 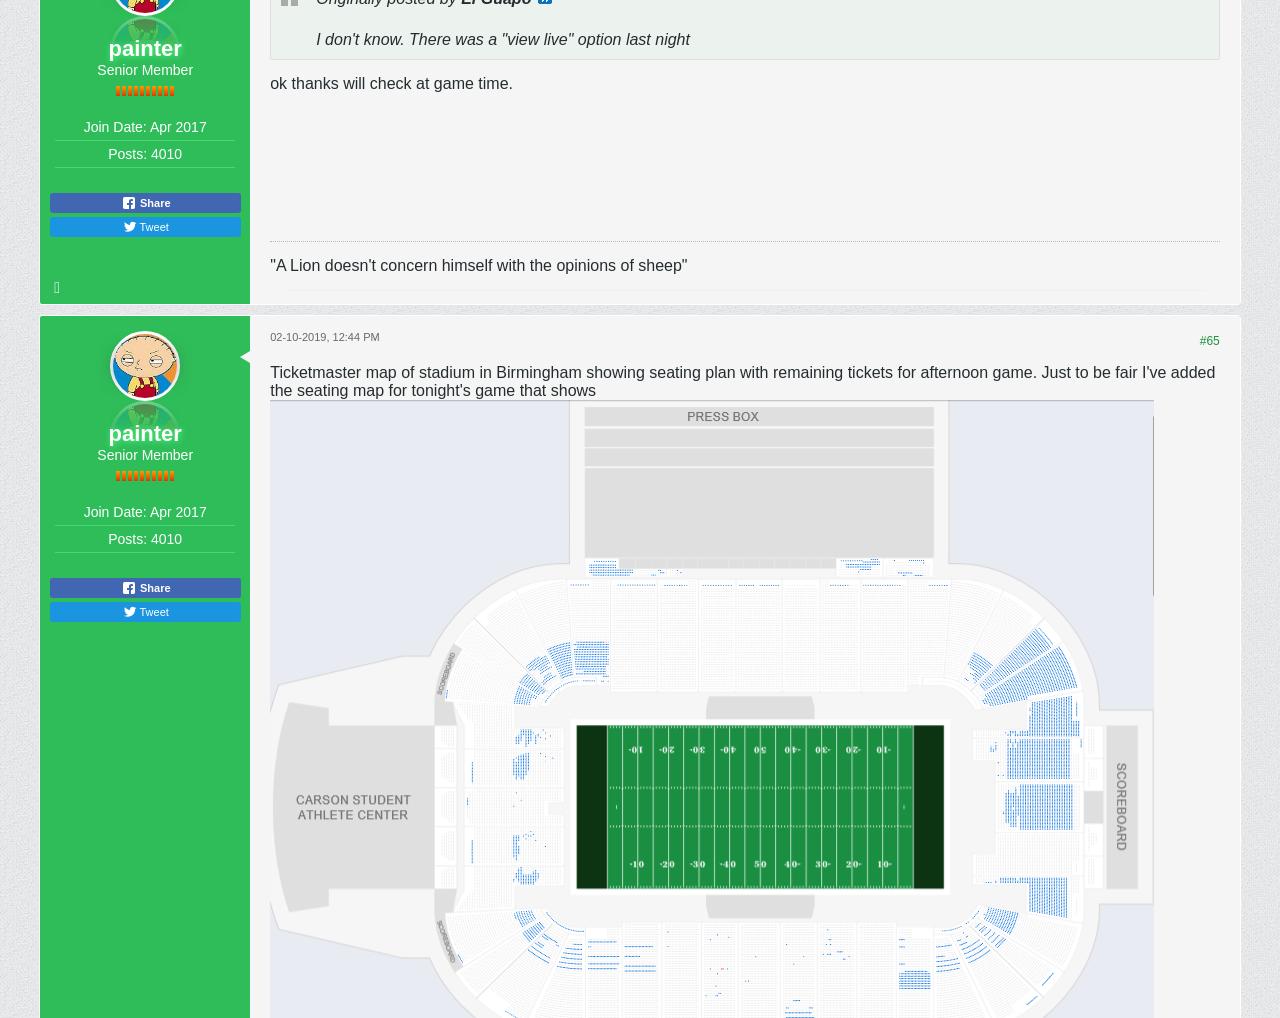 I want to click on 'I don't know. There was a "view live" option last night', so click(x=502, y=37).